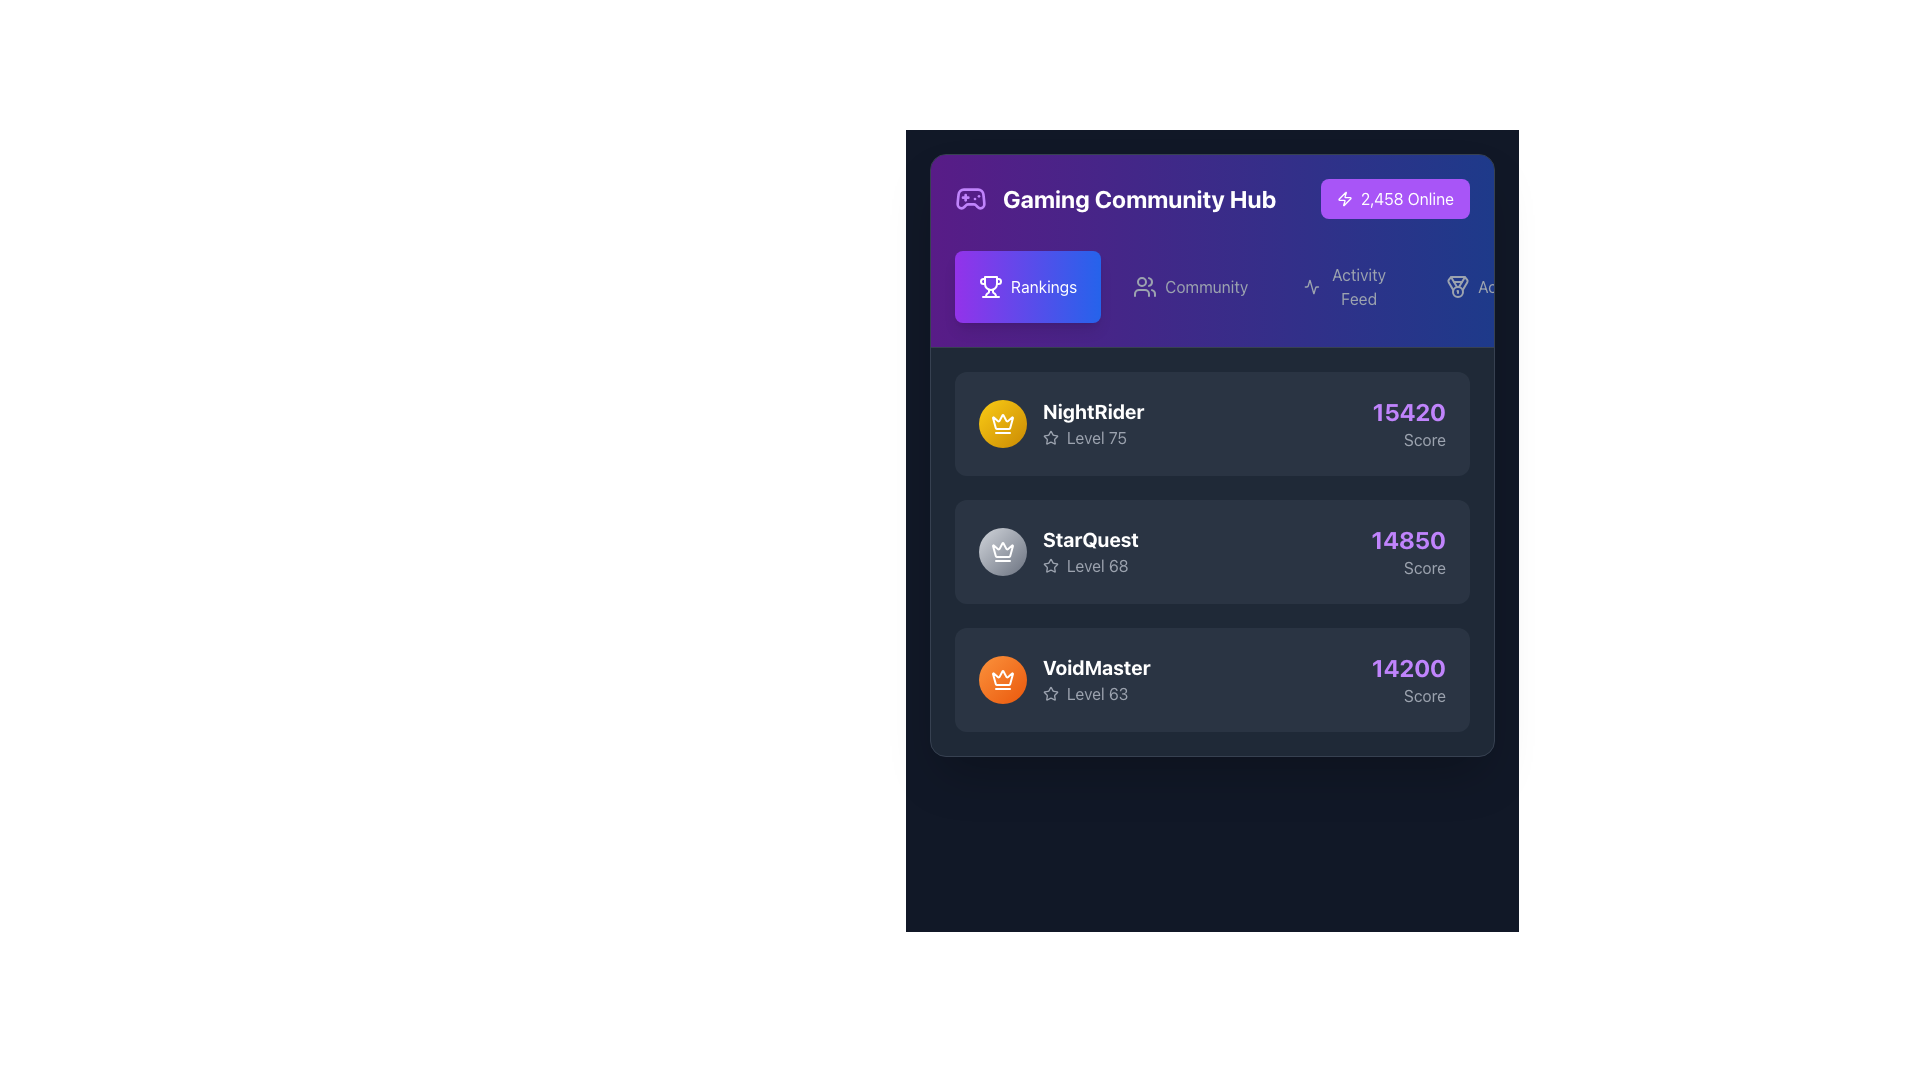  What do you see at coordinates (1312, 286) in the screenshot?
I see `the activity feed icon located in the top navigation area, positioned between the 'Community' link and the 'Online' indicator` at bounding box center [1312, 286].